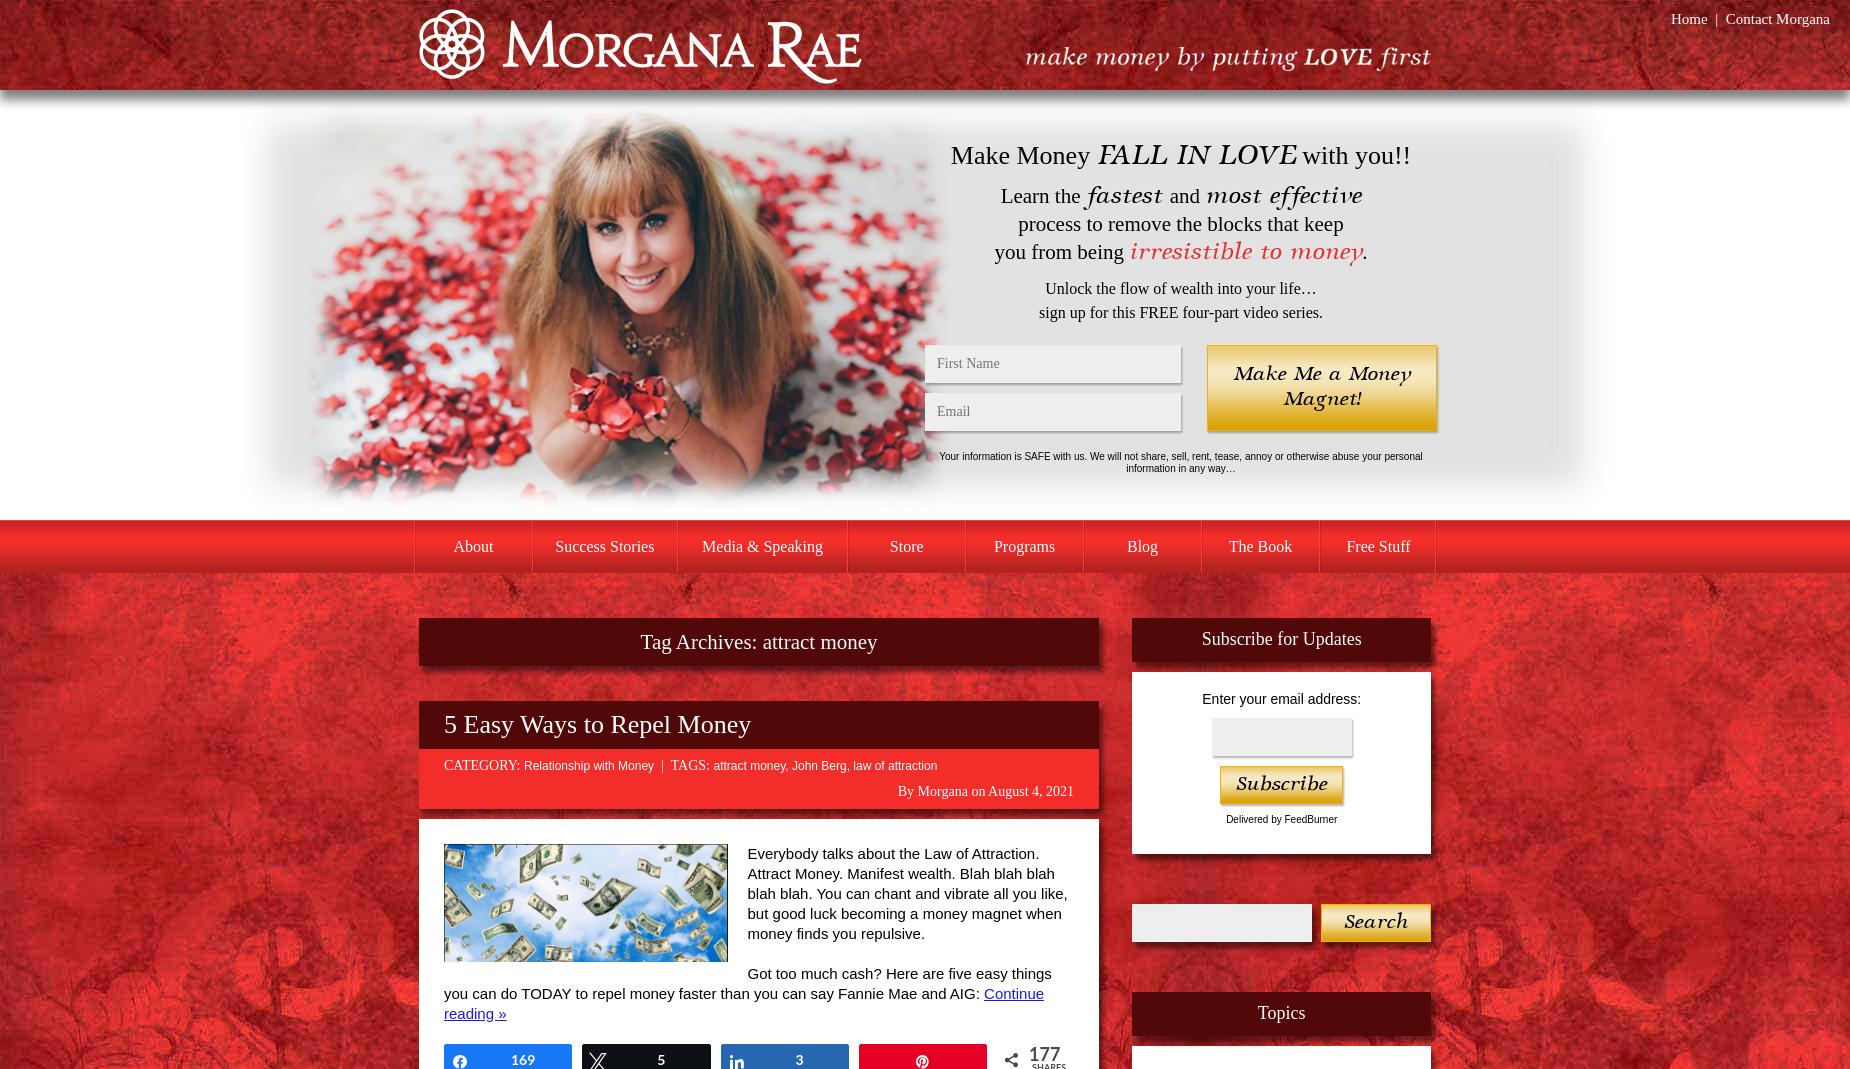 The width and height of the screenshot is (1850, 1069). Describe the element at coordinates (1179, 460) in the screenshot. I see `'Your information is SAFE with us. We will not share, sell, rent, tease, annoy or otherwise abuse your personal information in any way…'` at that location.